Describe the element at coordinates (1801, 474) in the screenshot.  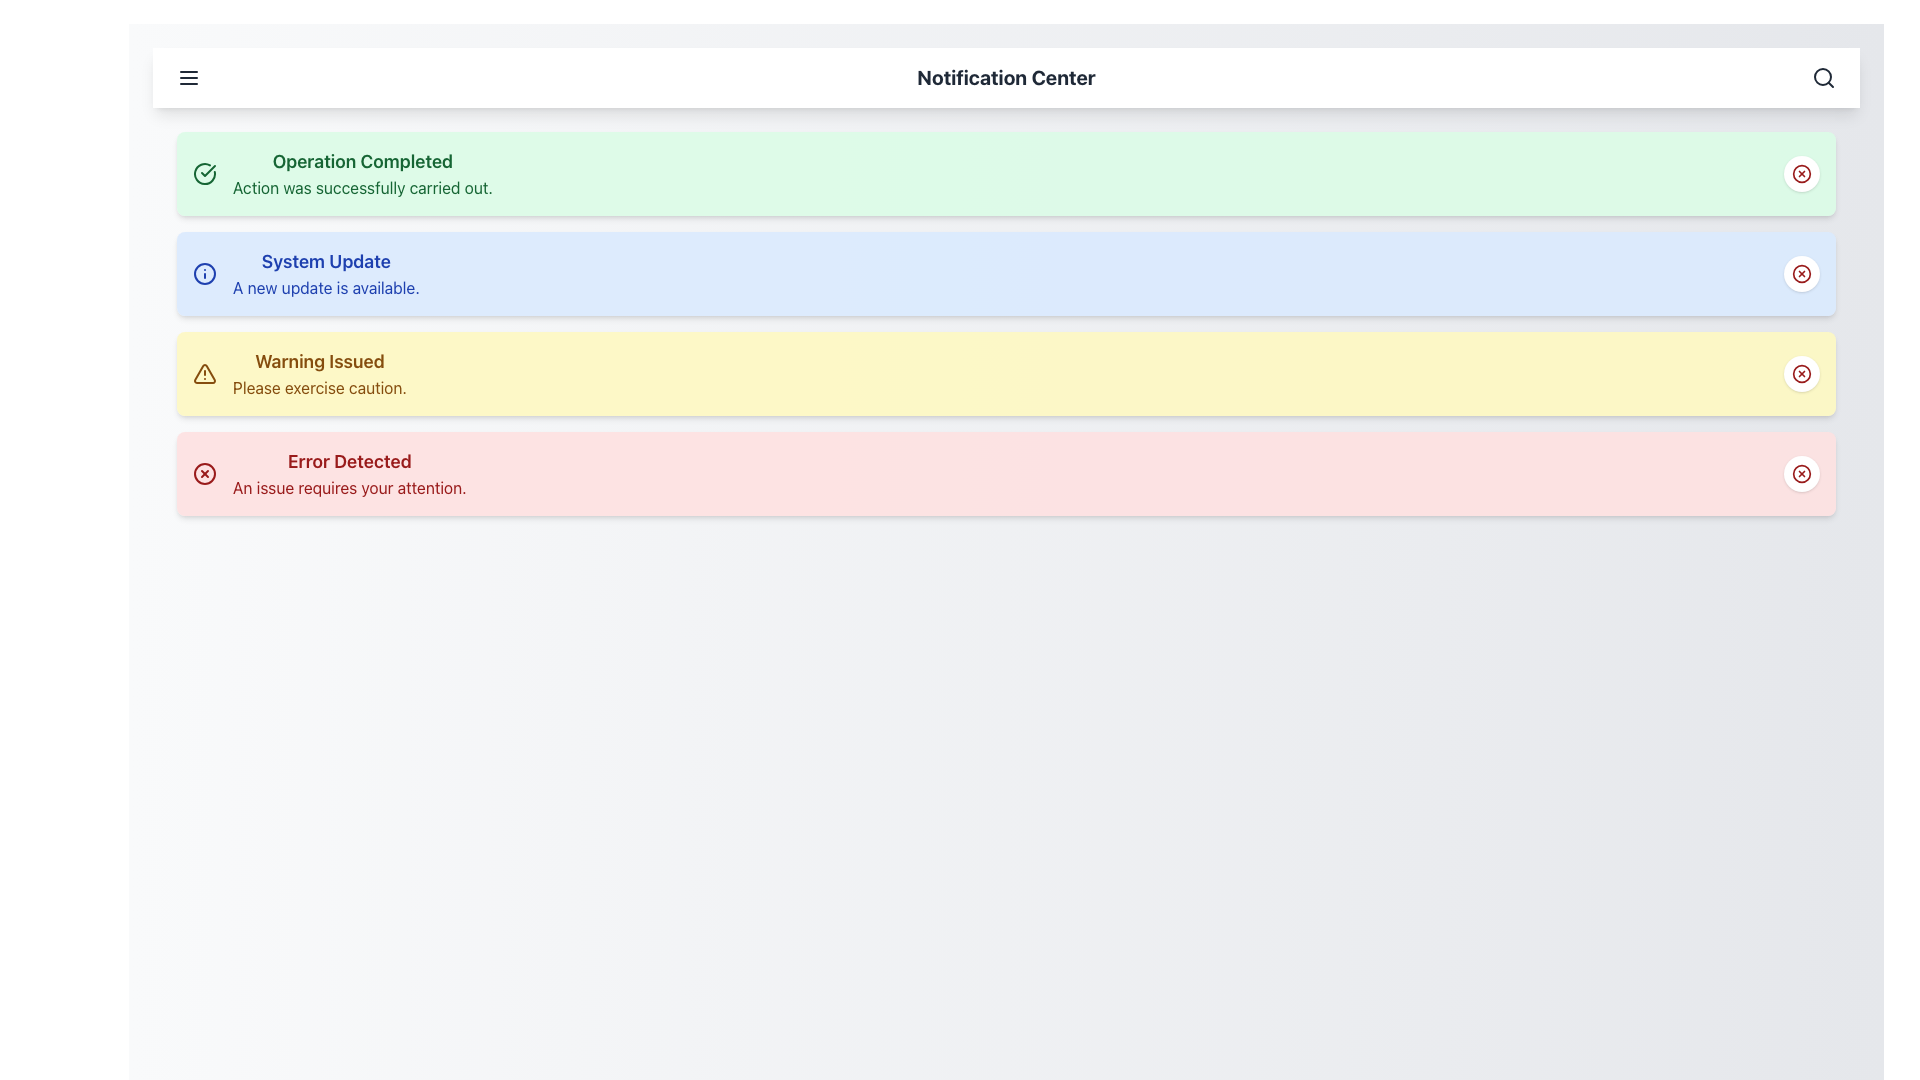
I see `the close button located on the far right side of the 'Error Detected' notification bar` at that location.